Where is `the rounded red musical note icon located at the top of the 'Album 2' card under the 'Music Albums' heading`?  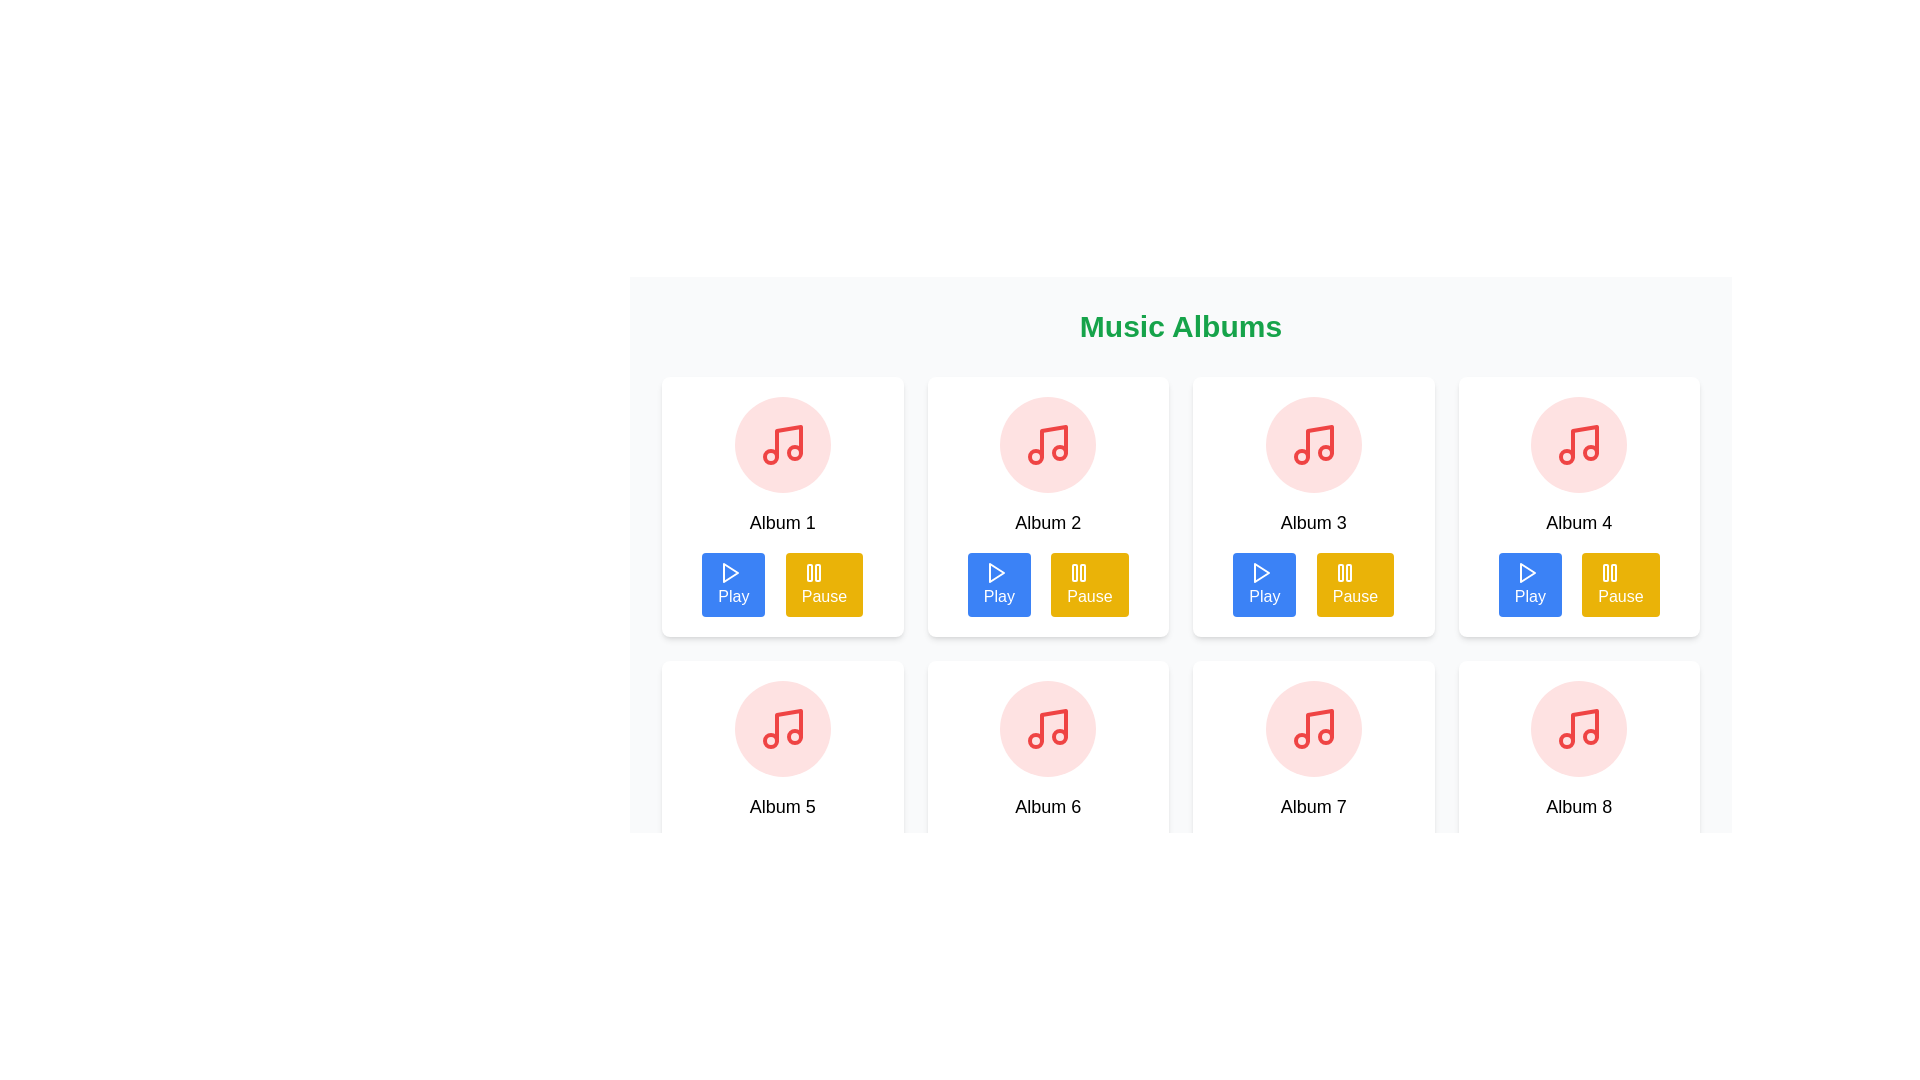
the rounded red musical note icon located at the top of the 'Album 2' card under the 'Music Albums' heading is located at coordinates (1047, 443).